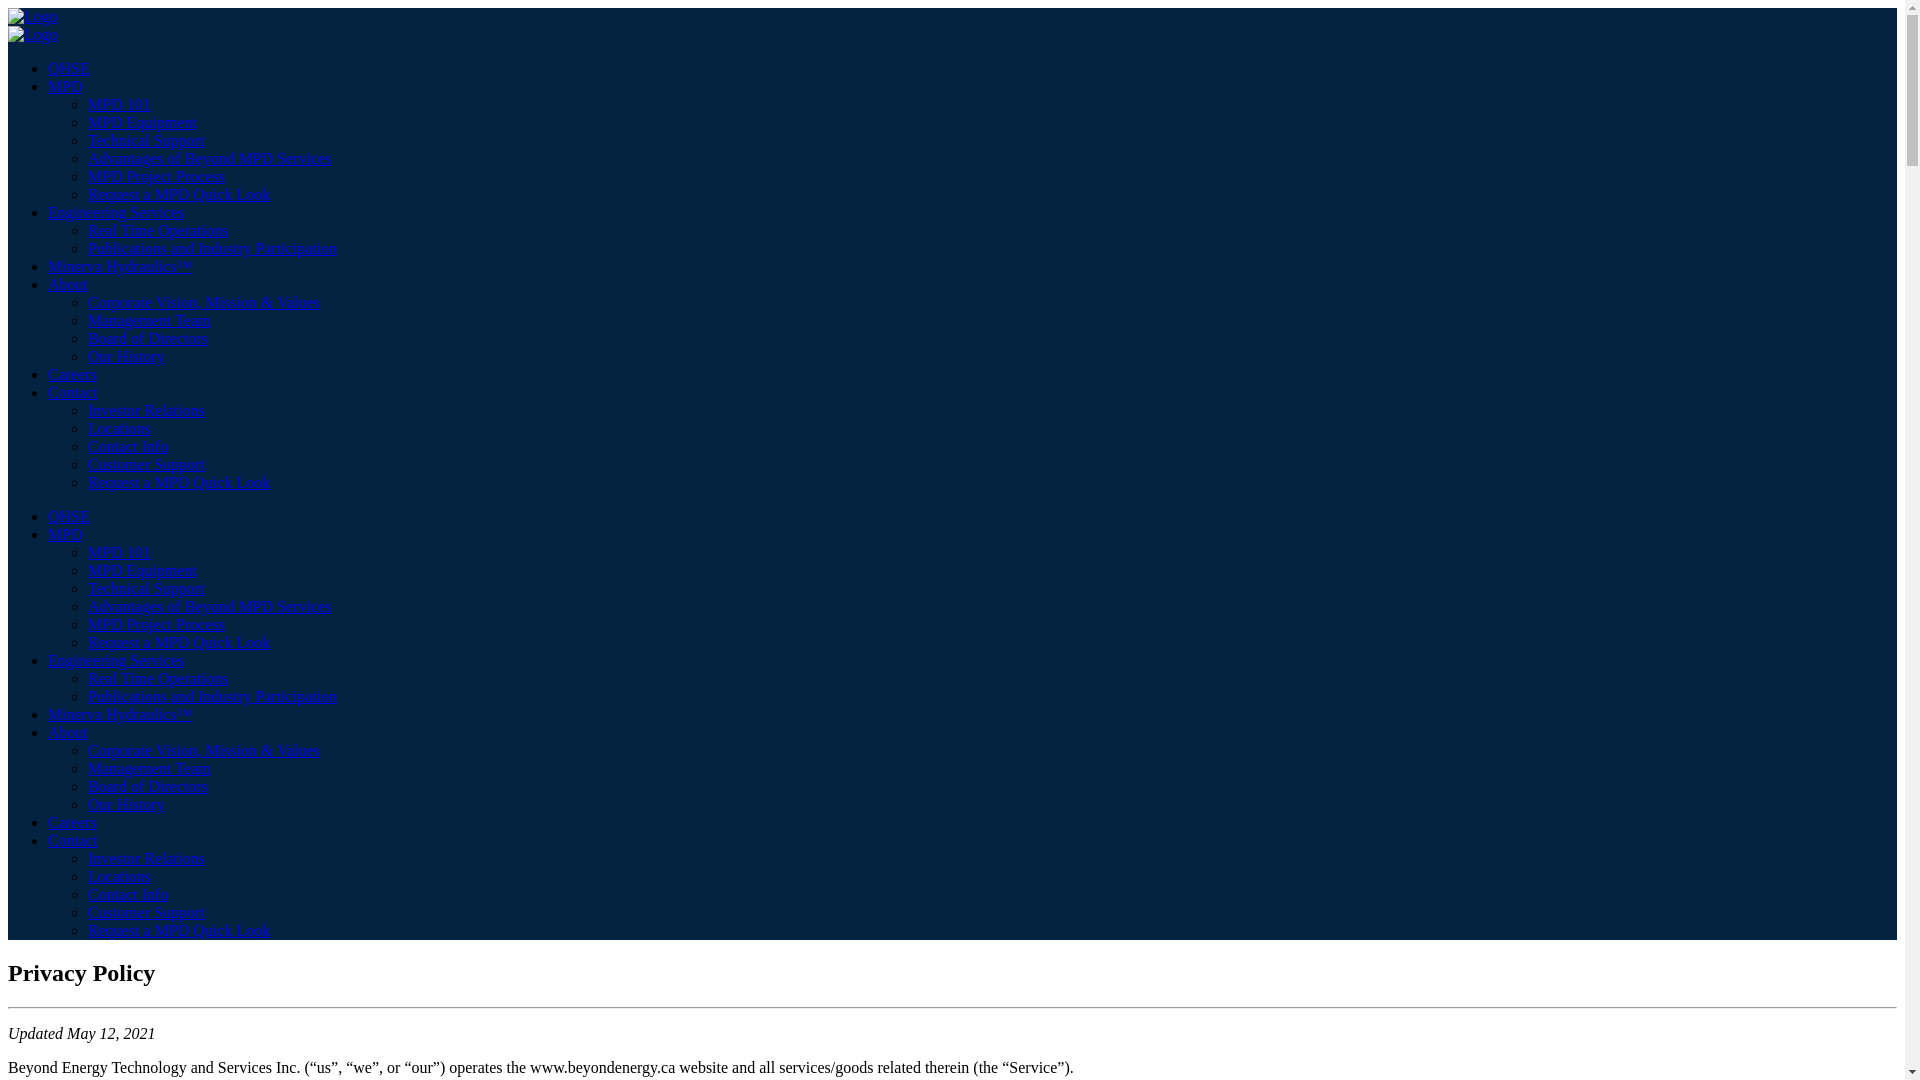 The width and height of the screenshot is (1920, 1080). Describe the element at coordinates (48, 374) in the screenshot. I see `'Careers'` at that location.